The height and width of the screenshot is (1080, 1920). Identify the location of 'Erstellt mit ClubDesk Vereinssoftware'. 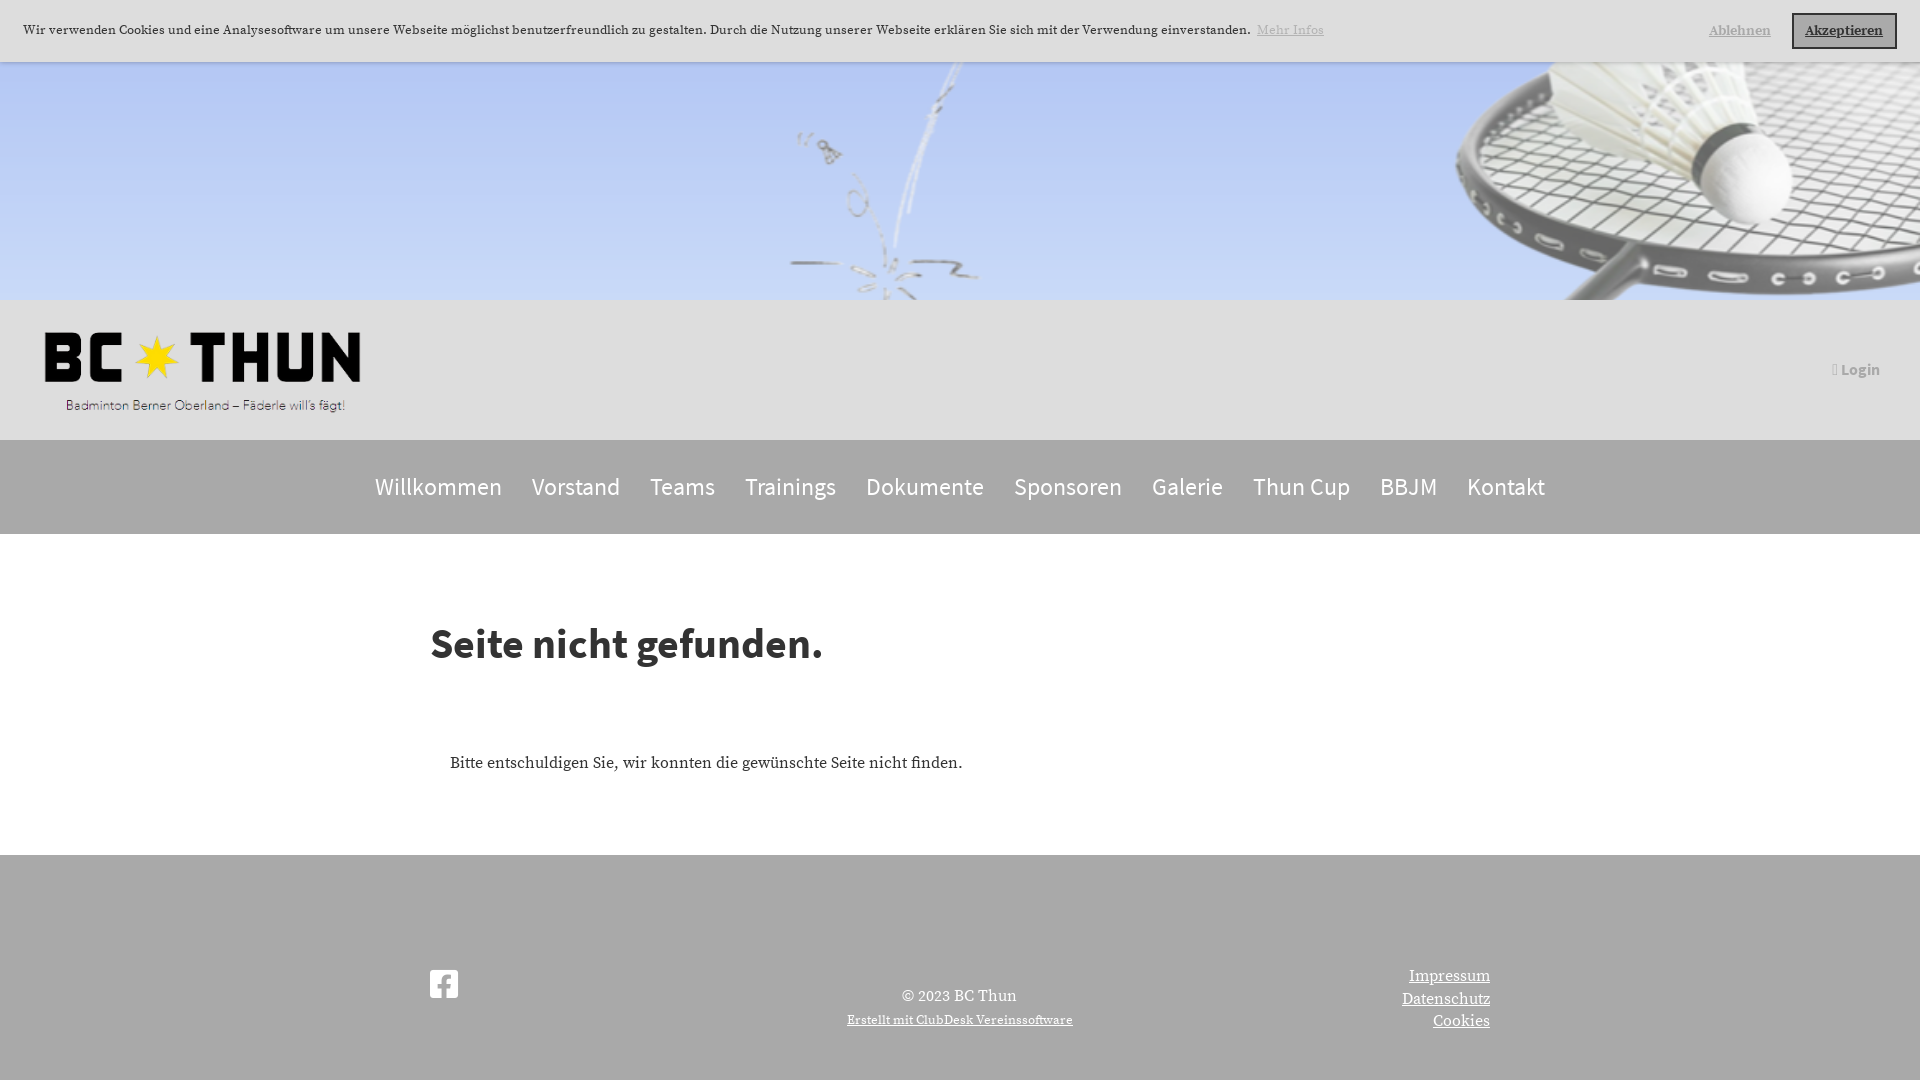
(960, 1019).